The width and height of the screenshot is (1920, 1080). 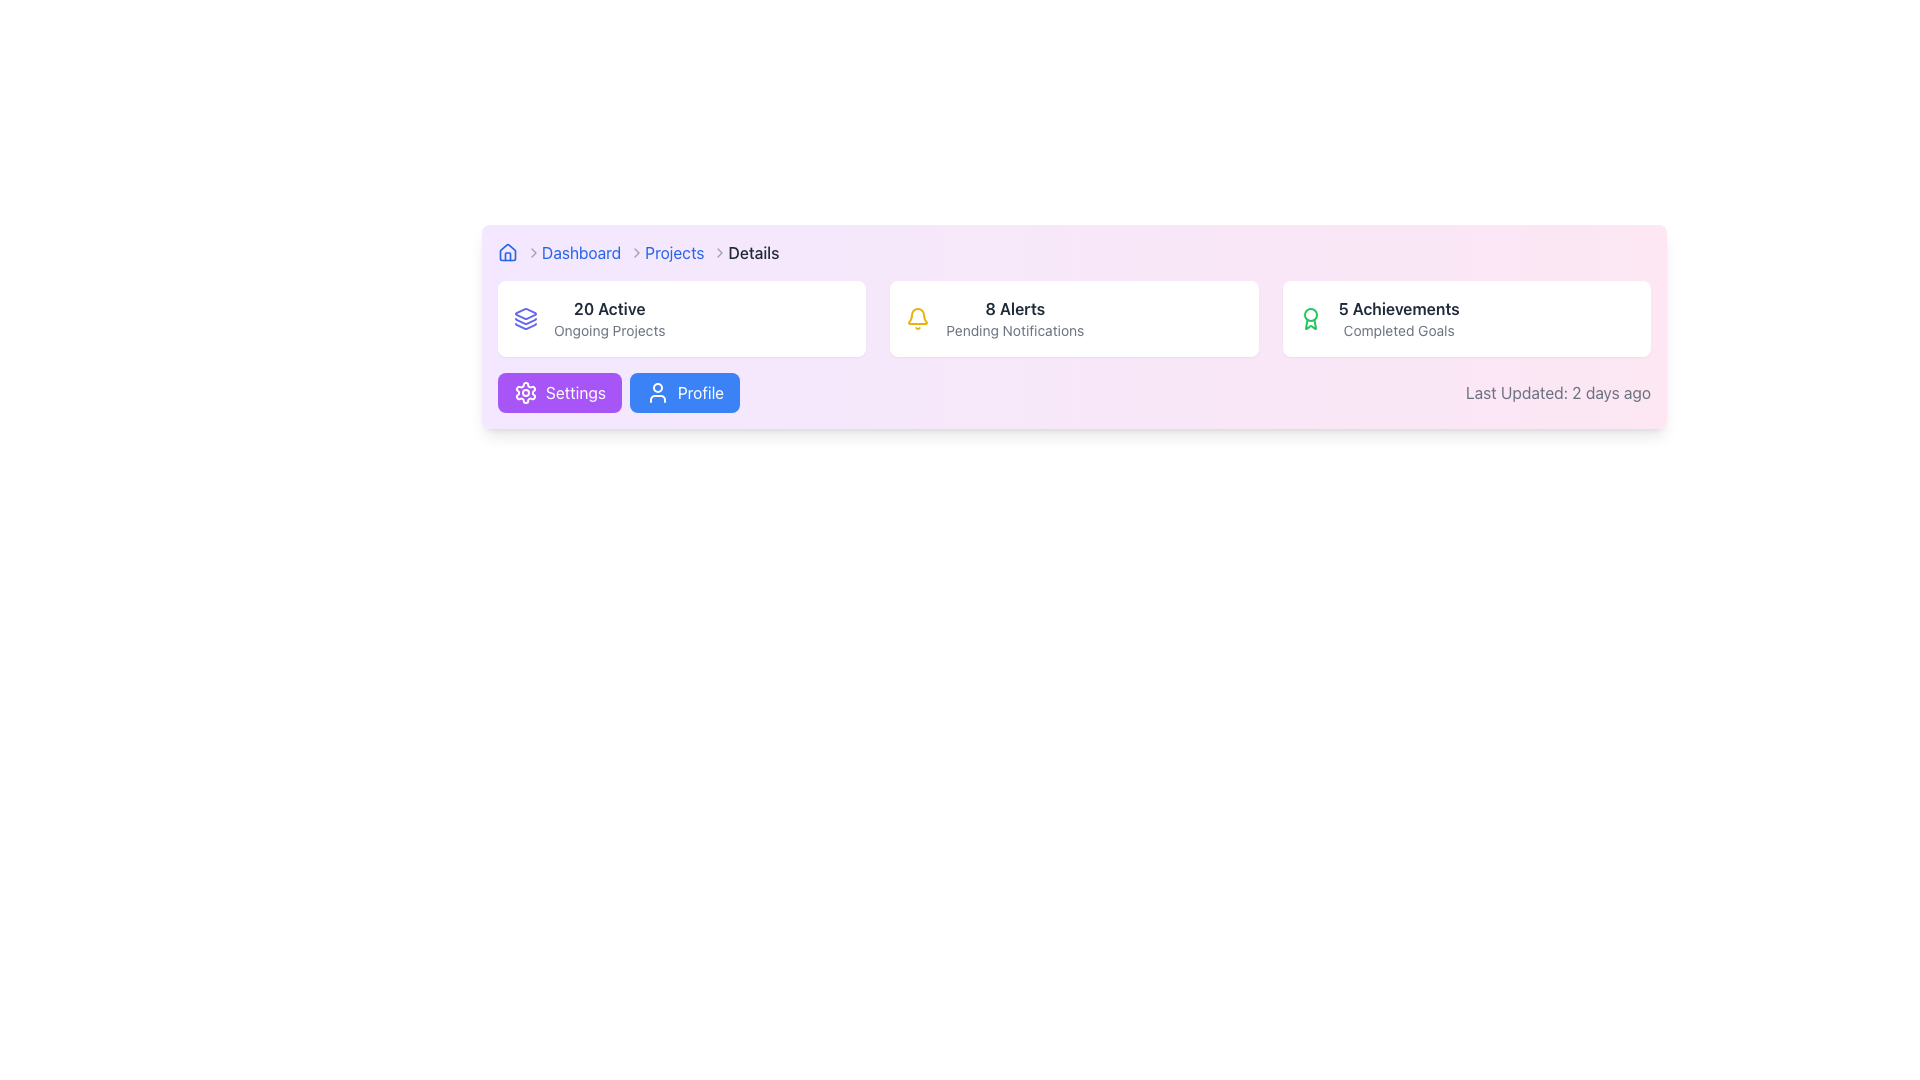 I want to click on text of the label displaying '5 Achievements,' which is styled with bold weight and located above the 'Completed Goals' label in the rightmost card of the row, so click(x=1398, y=308).